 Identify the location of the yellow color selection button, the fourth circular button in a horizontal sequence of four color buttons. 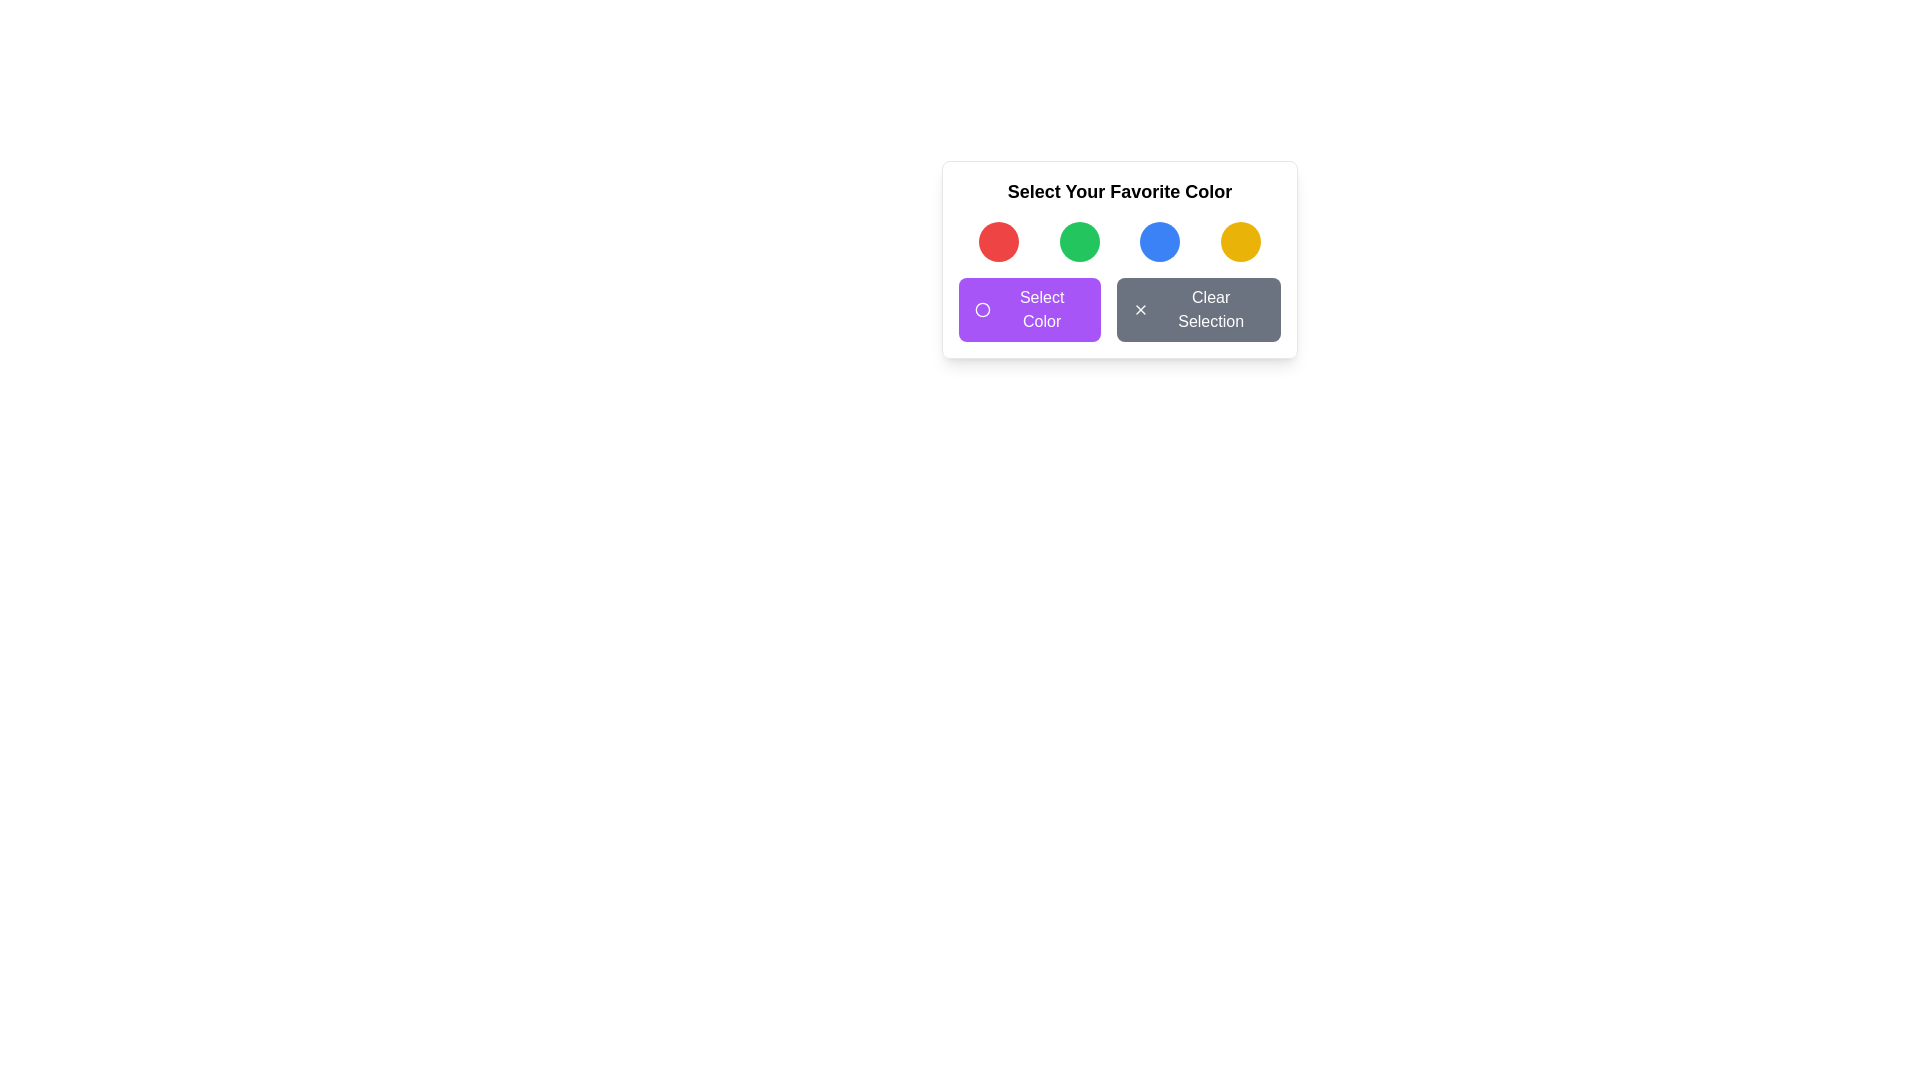
(1239, 241).